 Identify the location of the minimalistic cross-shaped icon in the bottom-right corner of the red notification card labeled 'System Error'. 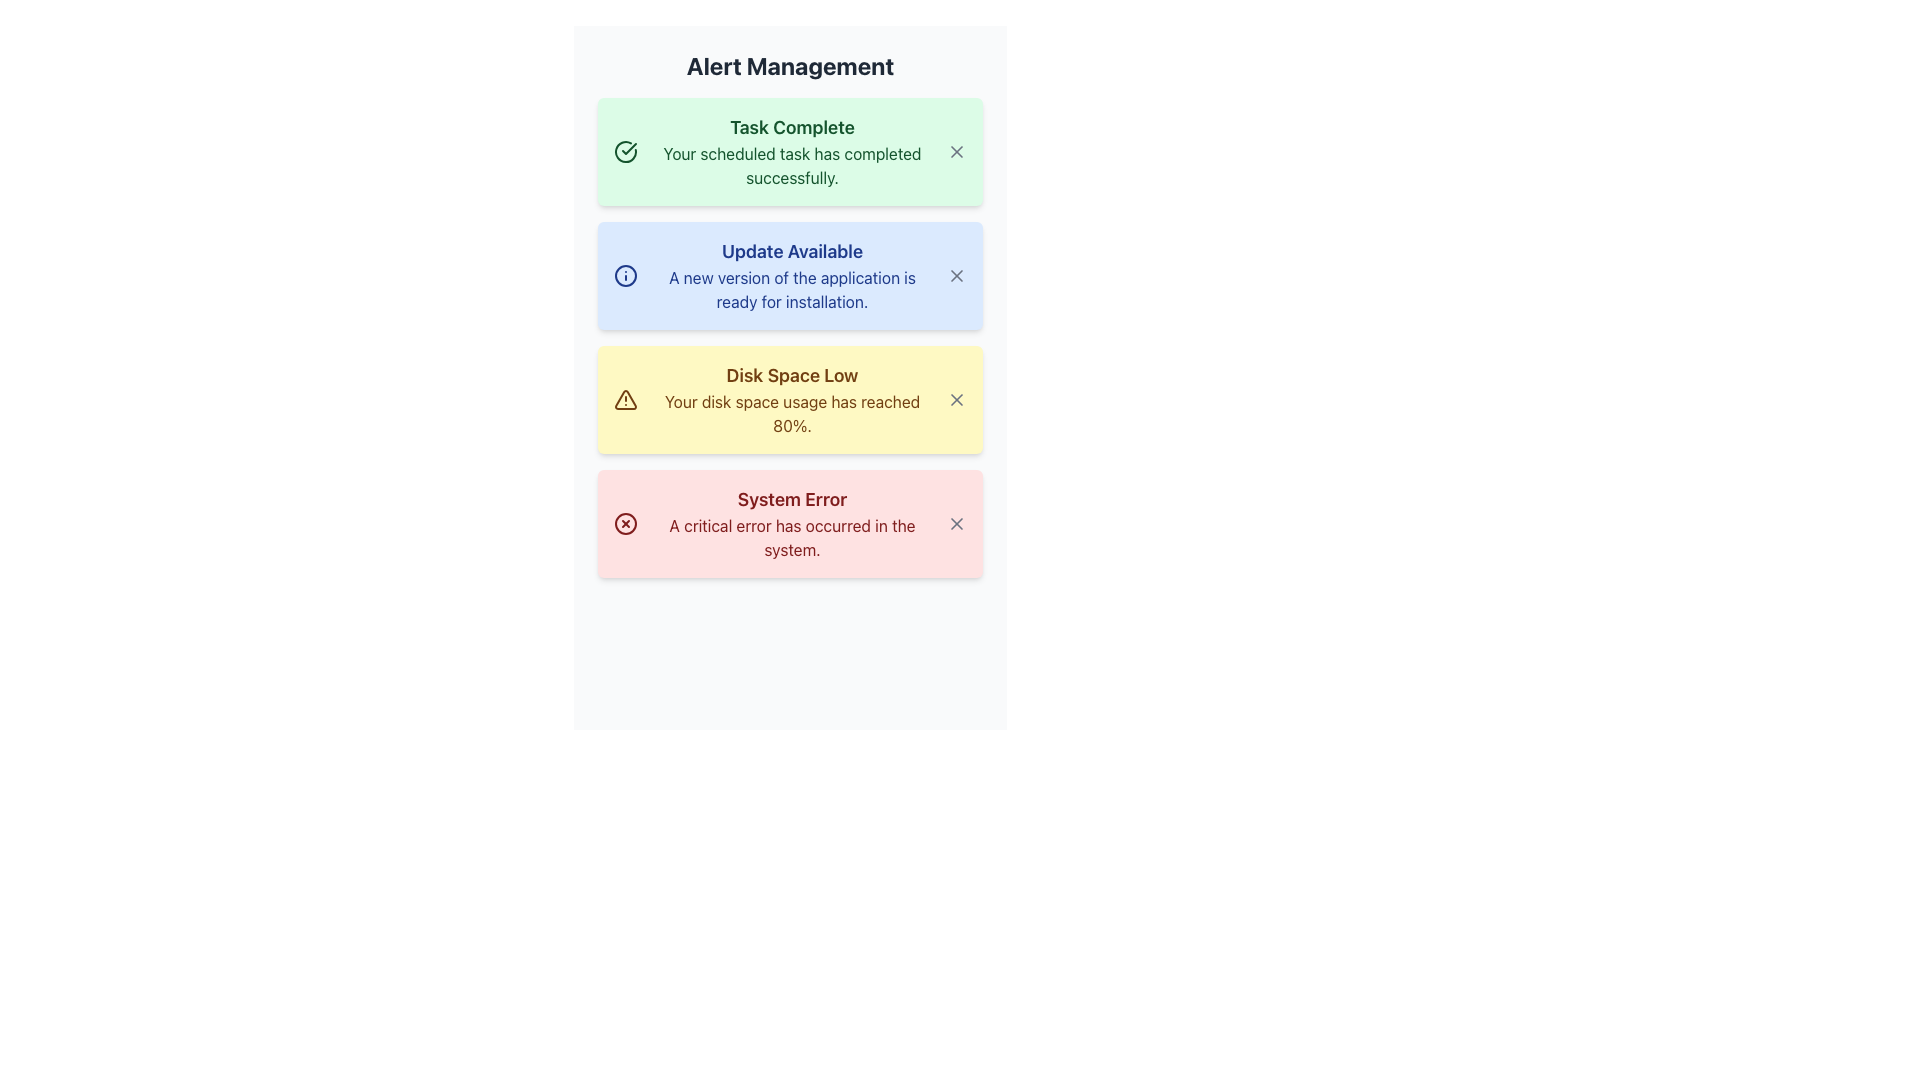
(955, 523).